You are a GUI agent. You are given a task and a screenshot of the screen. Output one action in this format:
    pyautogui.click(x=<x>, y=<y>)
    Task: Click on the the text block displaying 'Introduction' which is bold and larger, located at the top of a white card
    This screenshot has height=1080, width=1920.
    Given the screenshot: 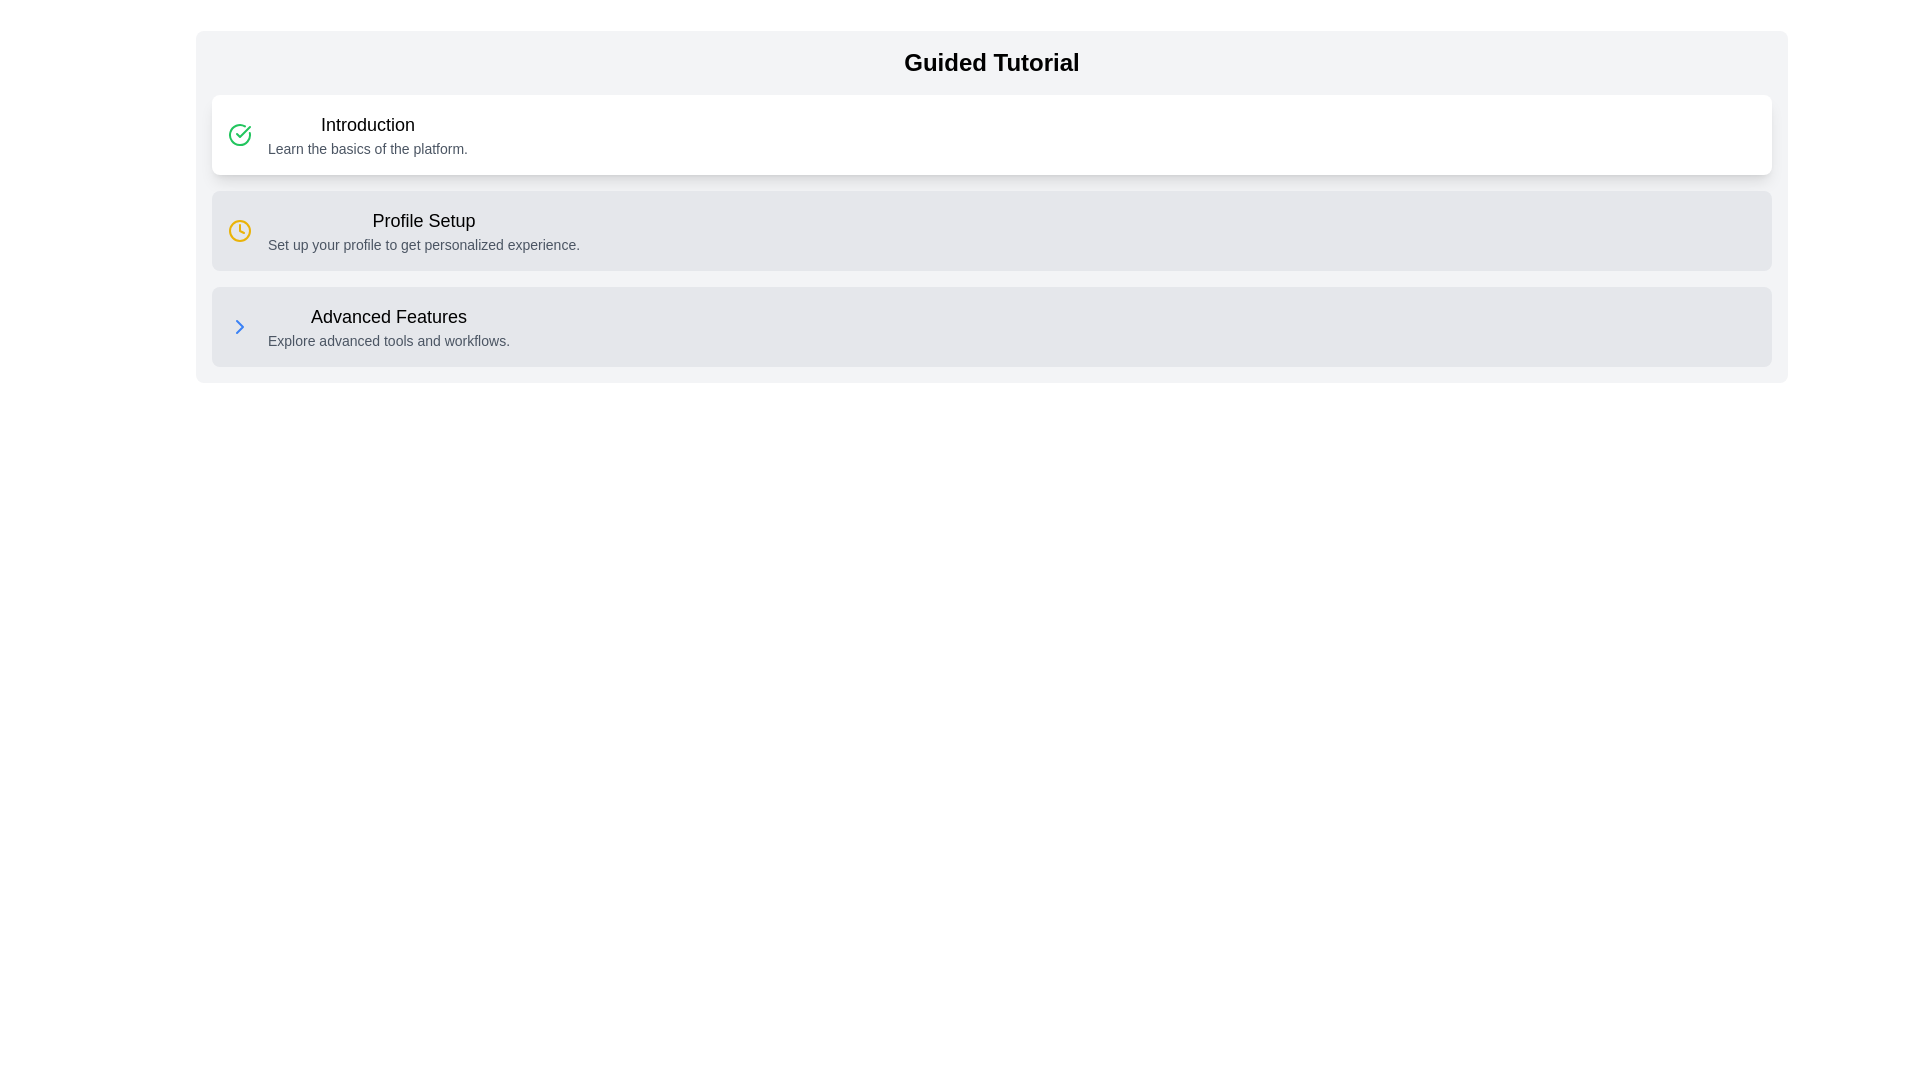 What is the action you would take?
    pyautogui.click(x=368, y=135)
    